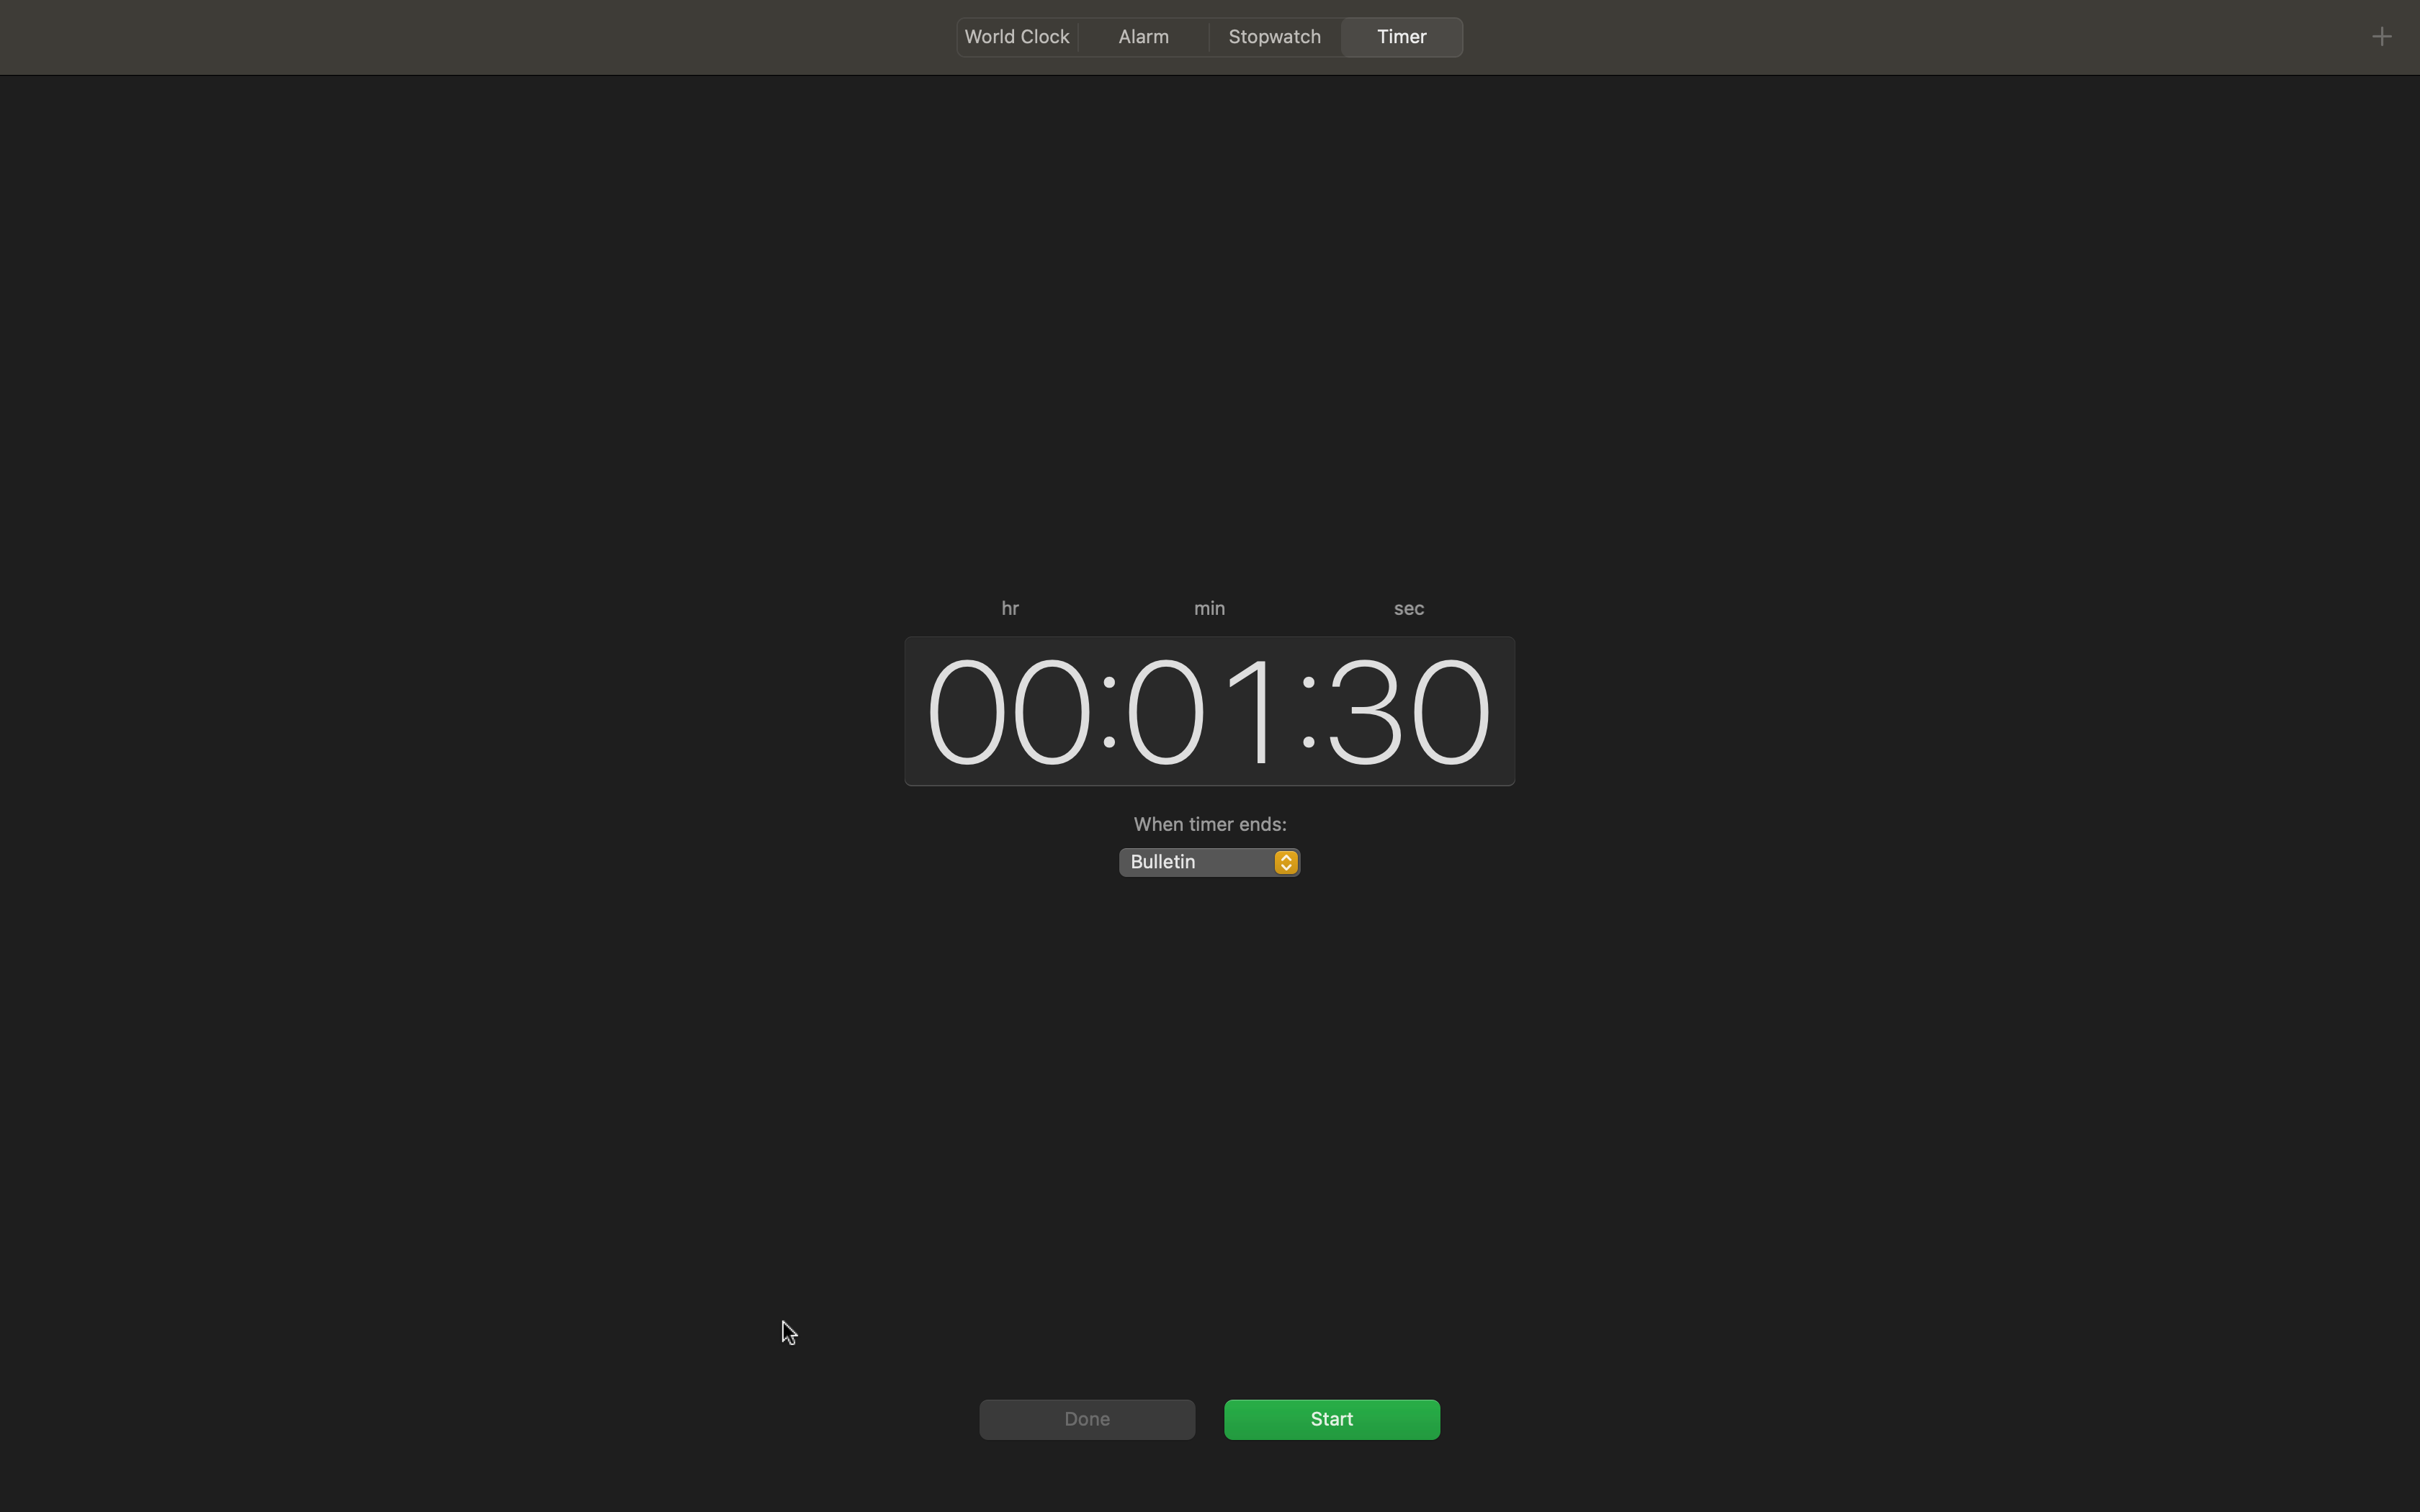 Image resolution: width=2420 pixels, height=1512 pixels. I want to click on Reset Timer, so click(1084, 1418).